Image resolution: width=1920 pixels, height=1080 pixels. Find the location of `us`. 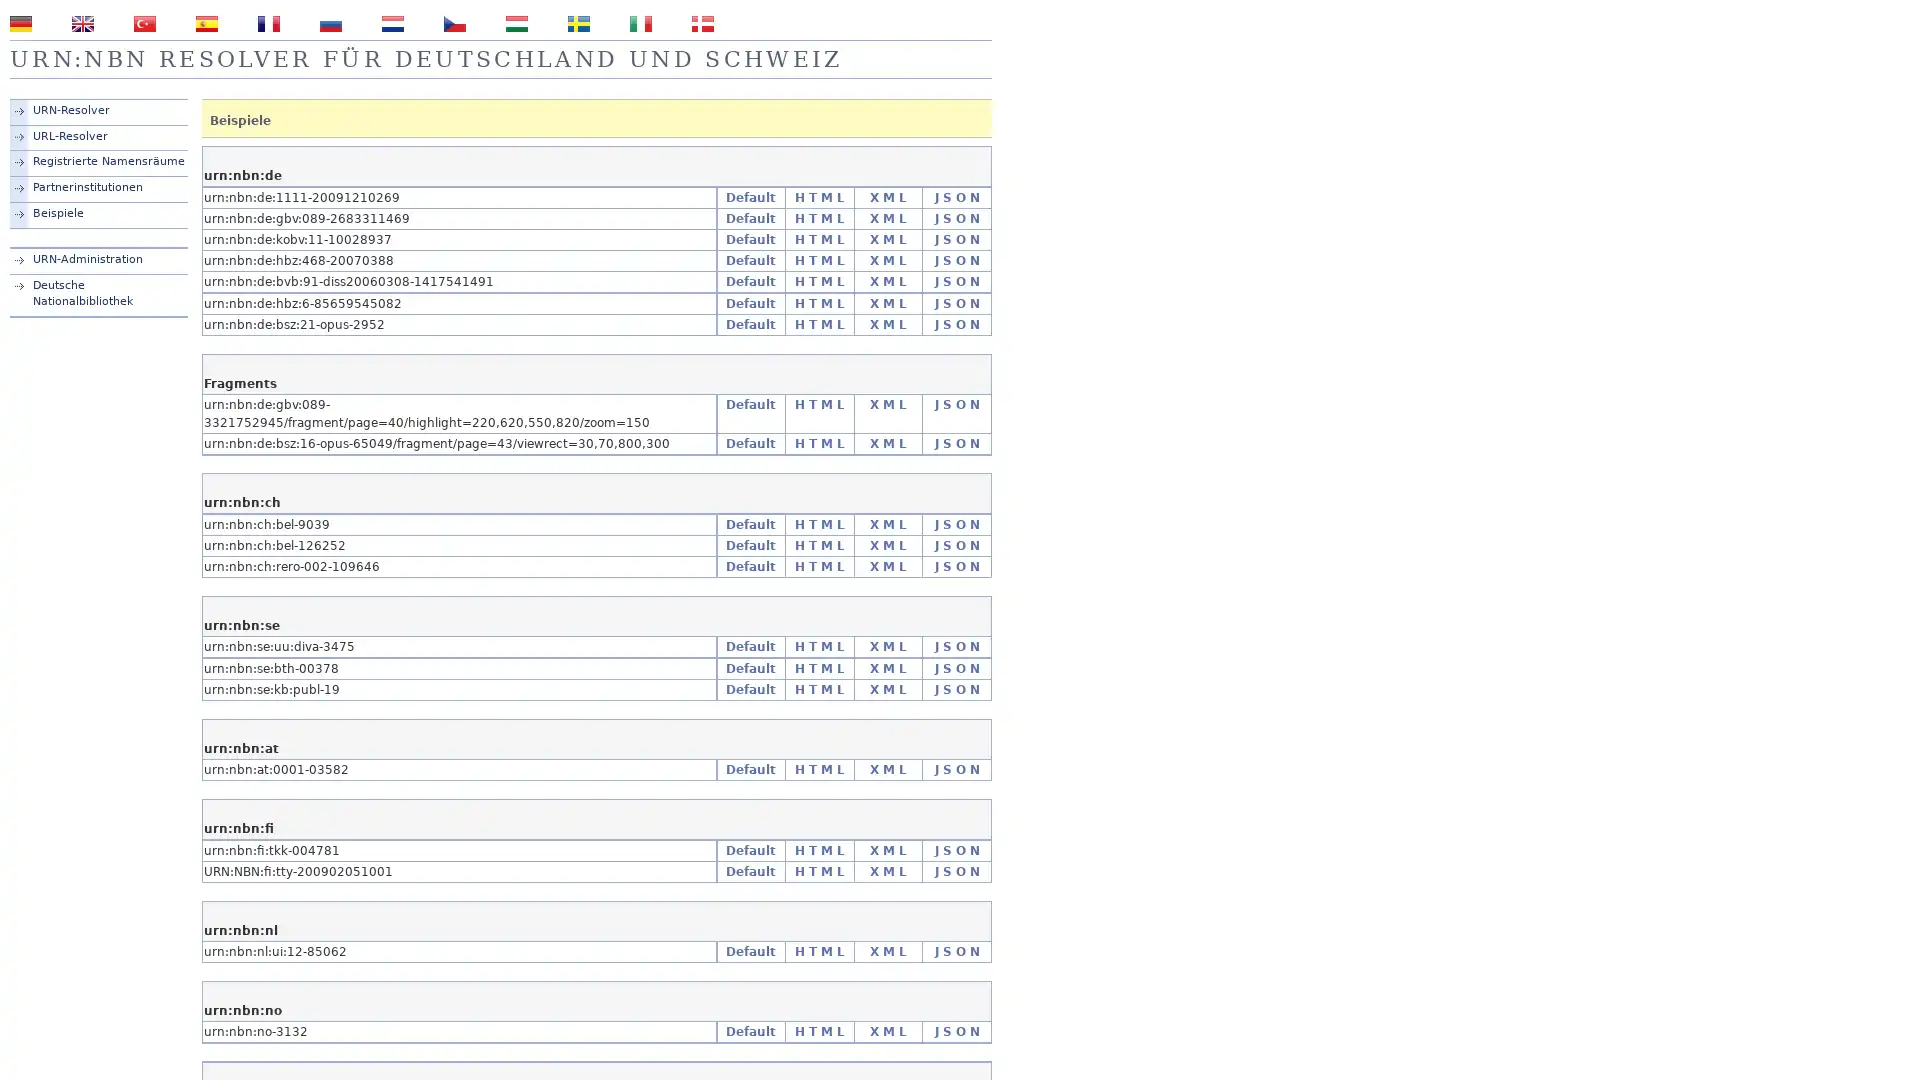

us is located at coordinates (81, 23).